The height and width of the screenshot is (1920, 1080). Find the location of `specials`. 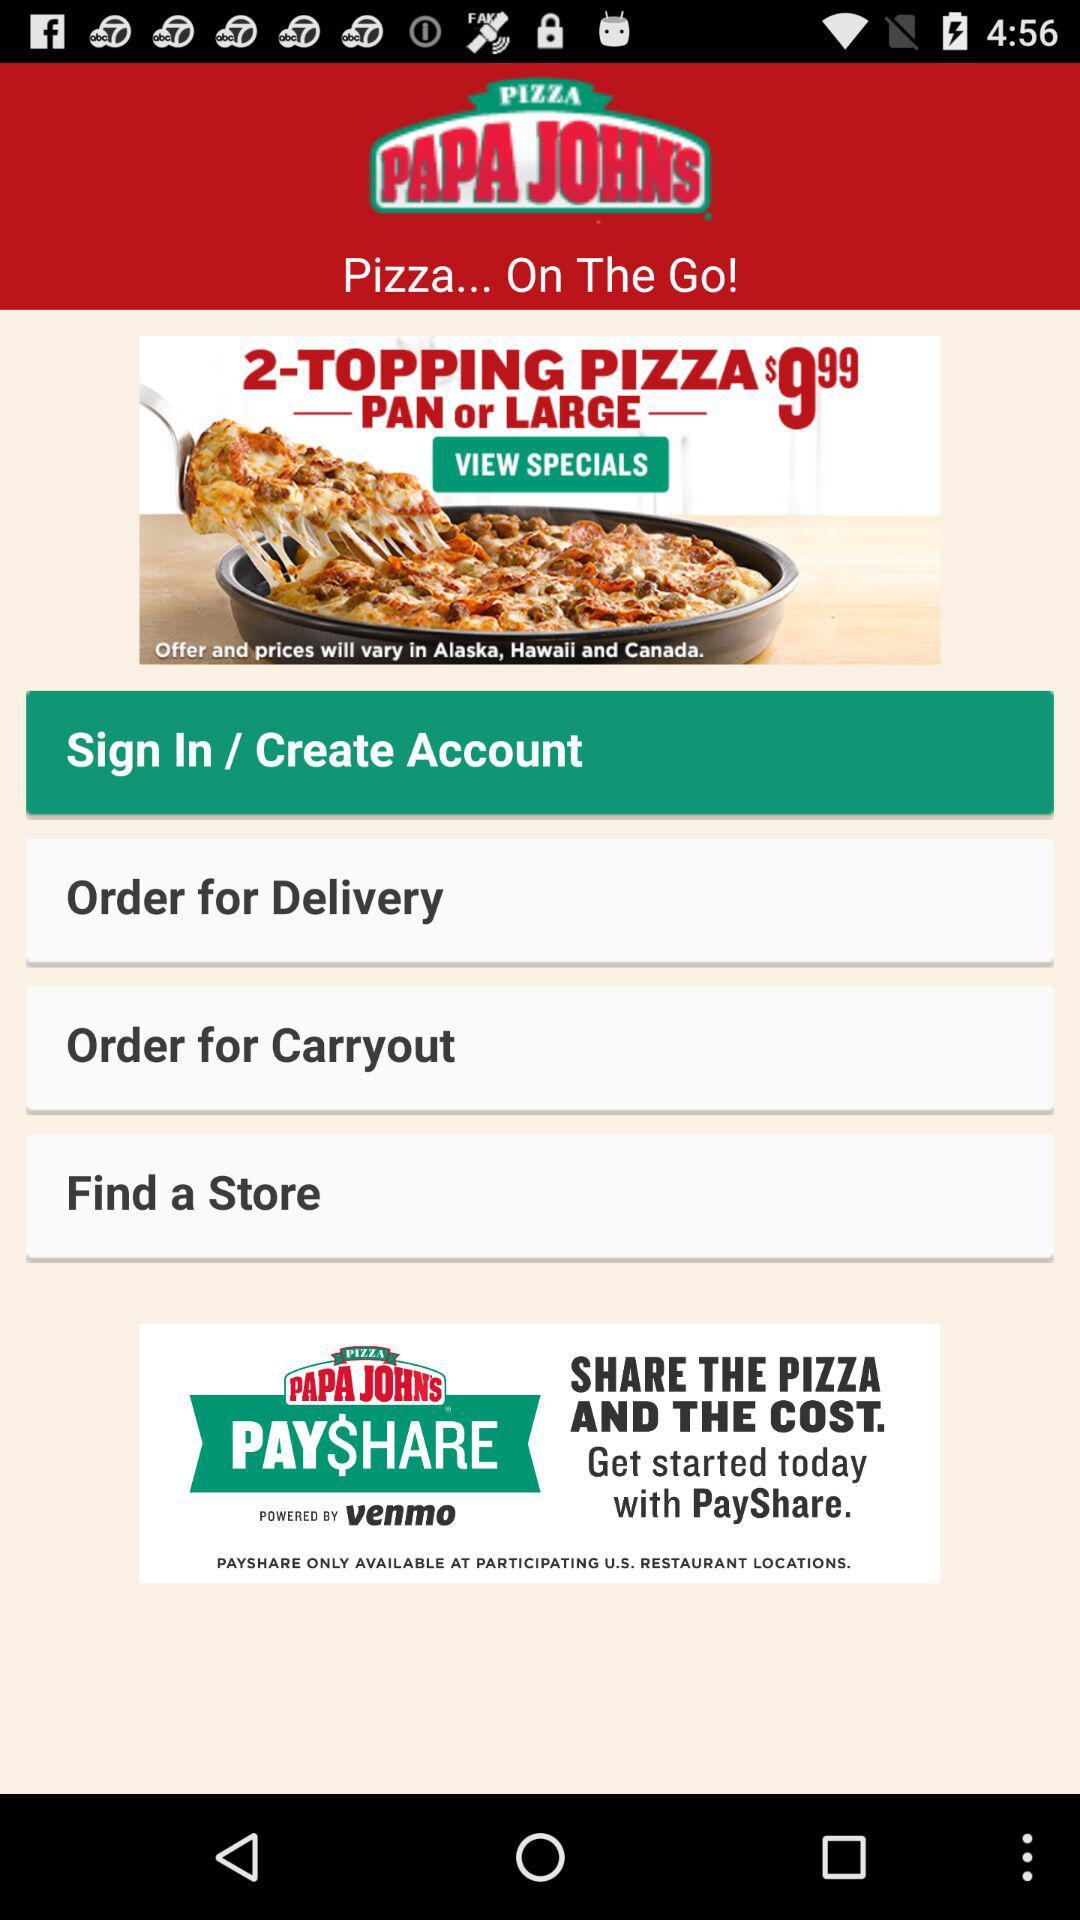

specials is located at coordinates (540, 500).